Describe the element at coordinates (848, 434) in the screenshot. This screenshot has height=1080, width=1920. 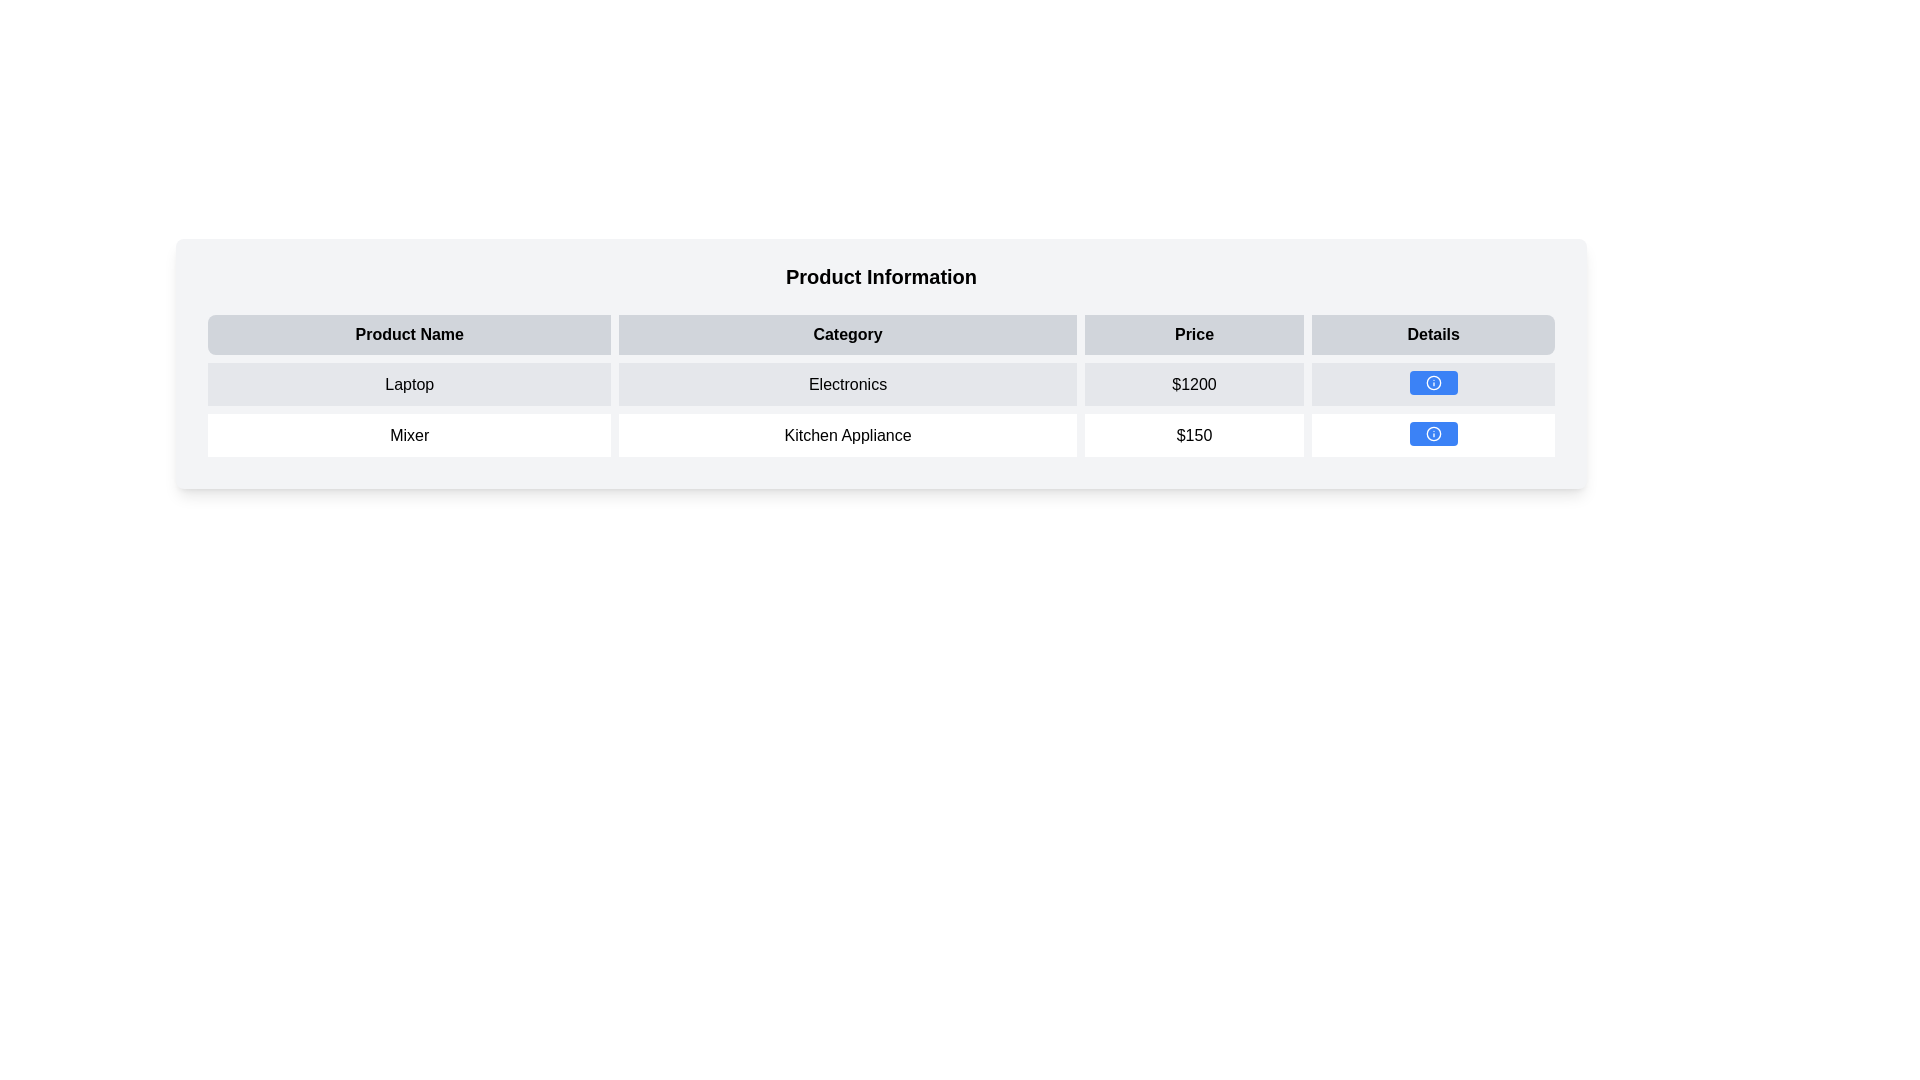
I see `text label indicating the category 'Mixer' within the table row structure, positioned between 'Mixer' and '$150'` at that location.